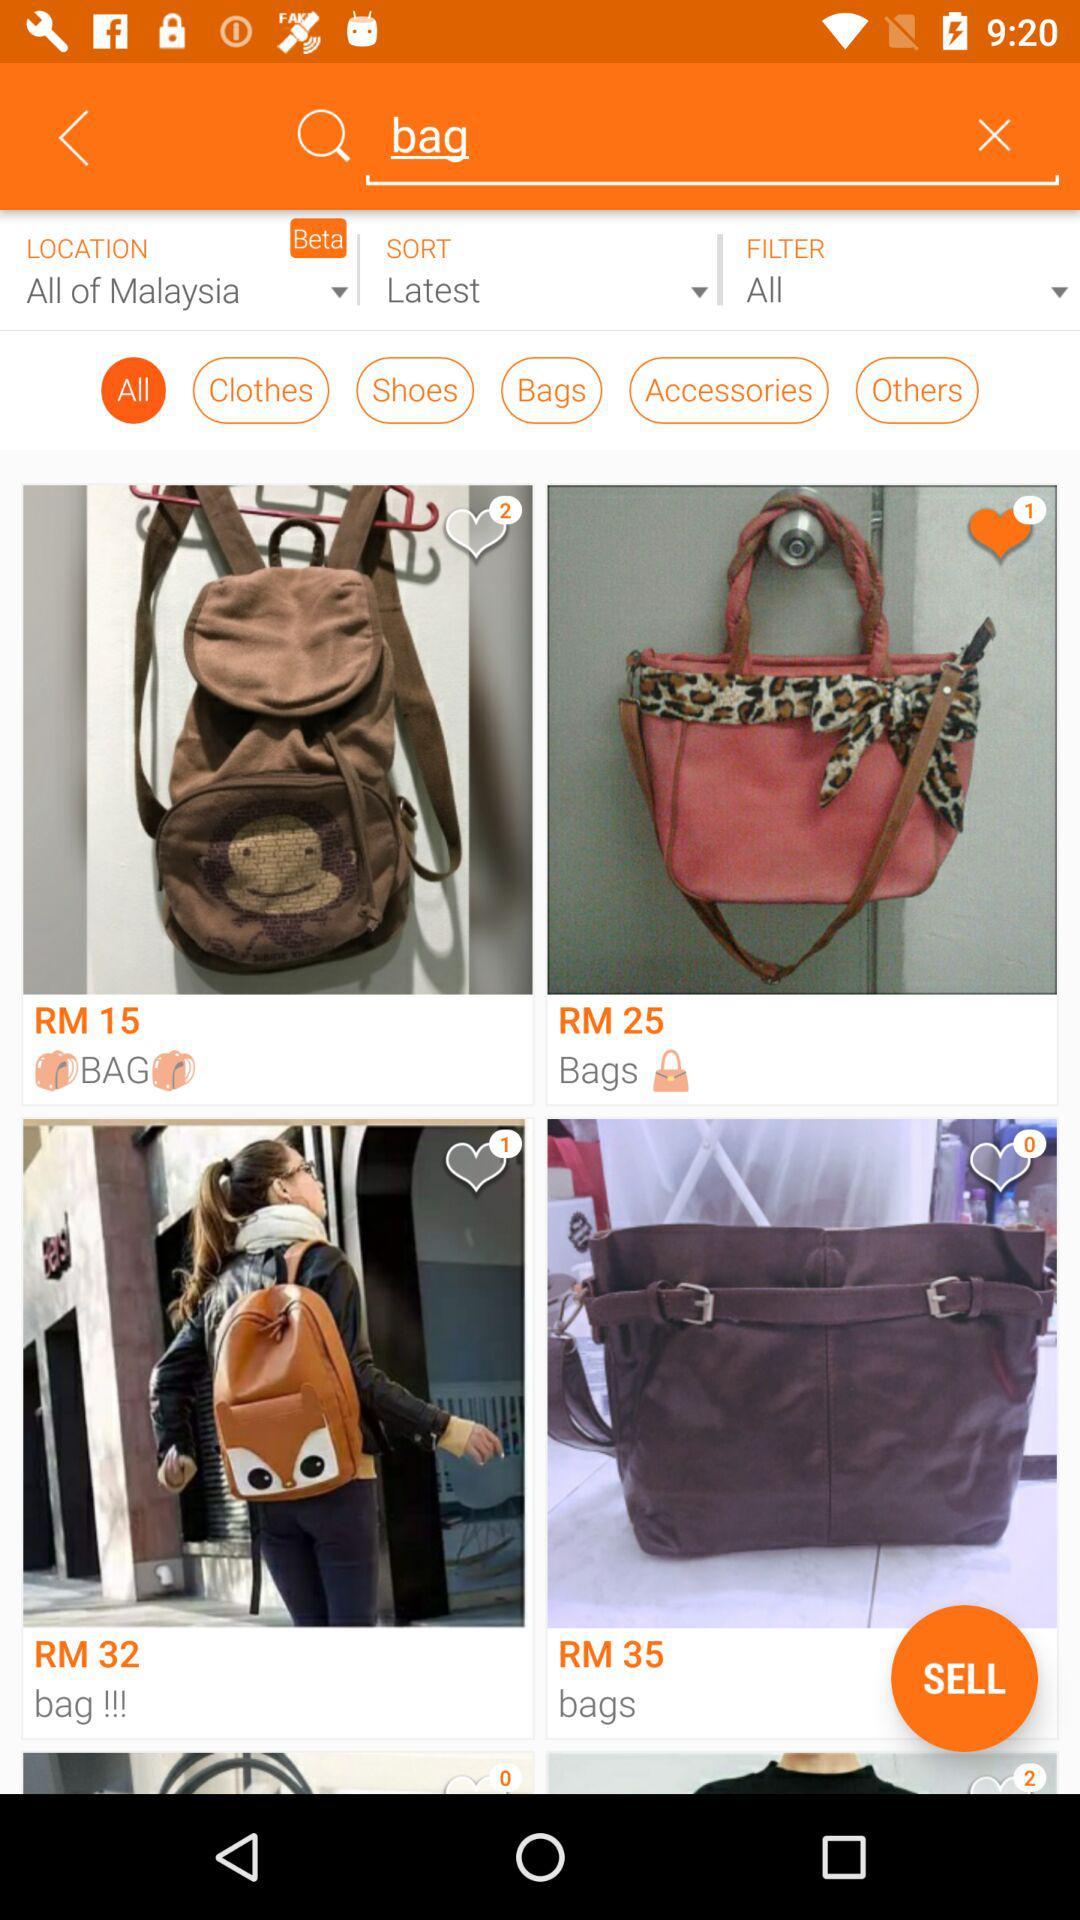  What do you see at coordinates (474, 537) in the screenshot?
I see `item` at bounding box center [474, 537].